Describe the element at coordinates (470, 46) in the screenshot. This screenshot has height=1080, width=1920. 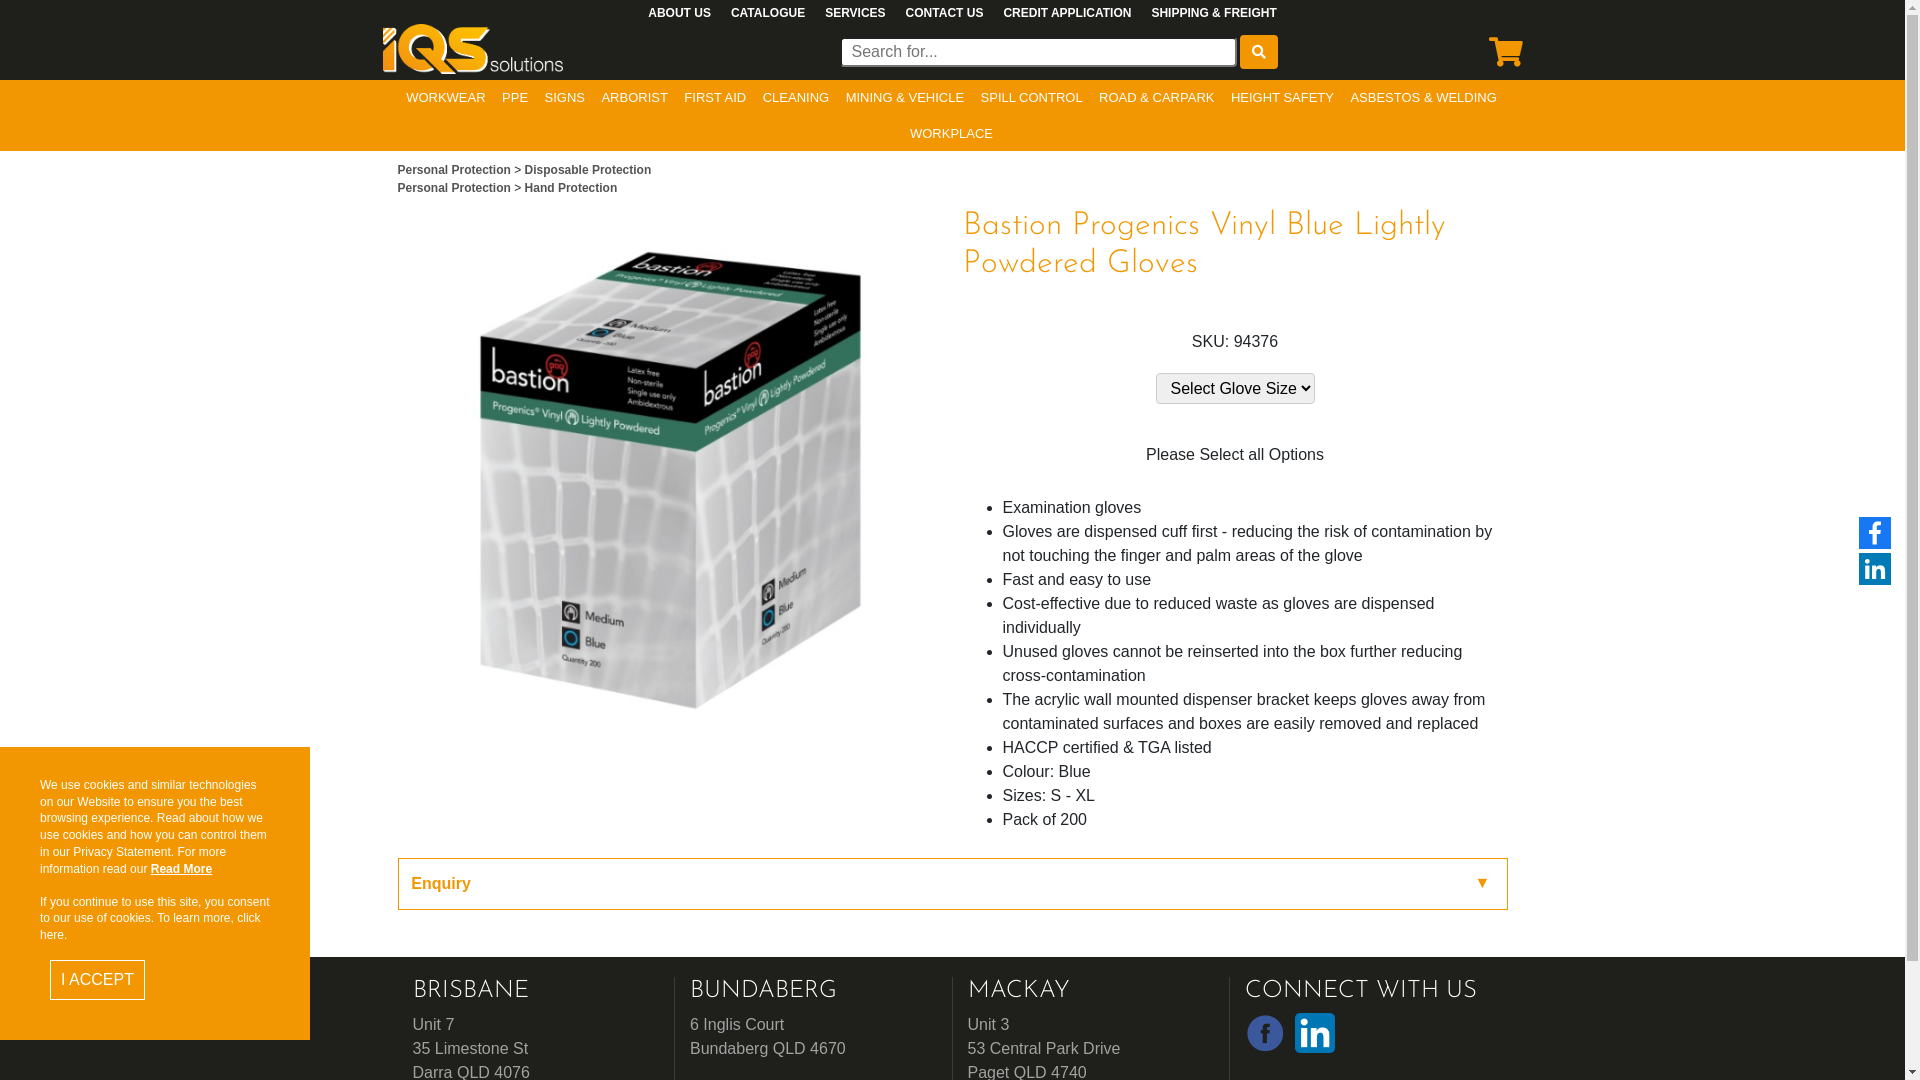
I see `'Business Logo'` at that location.